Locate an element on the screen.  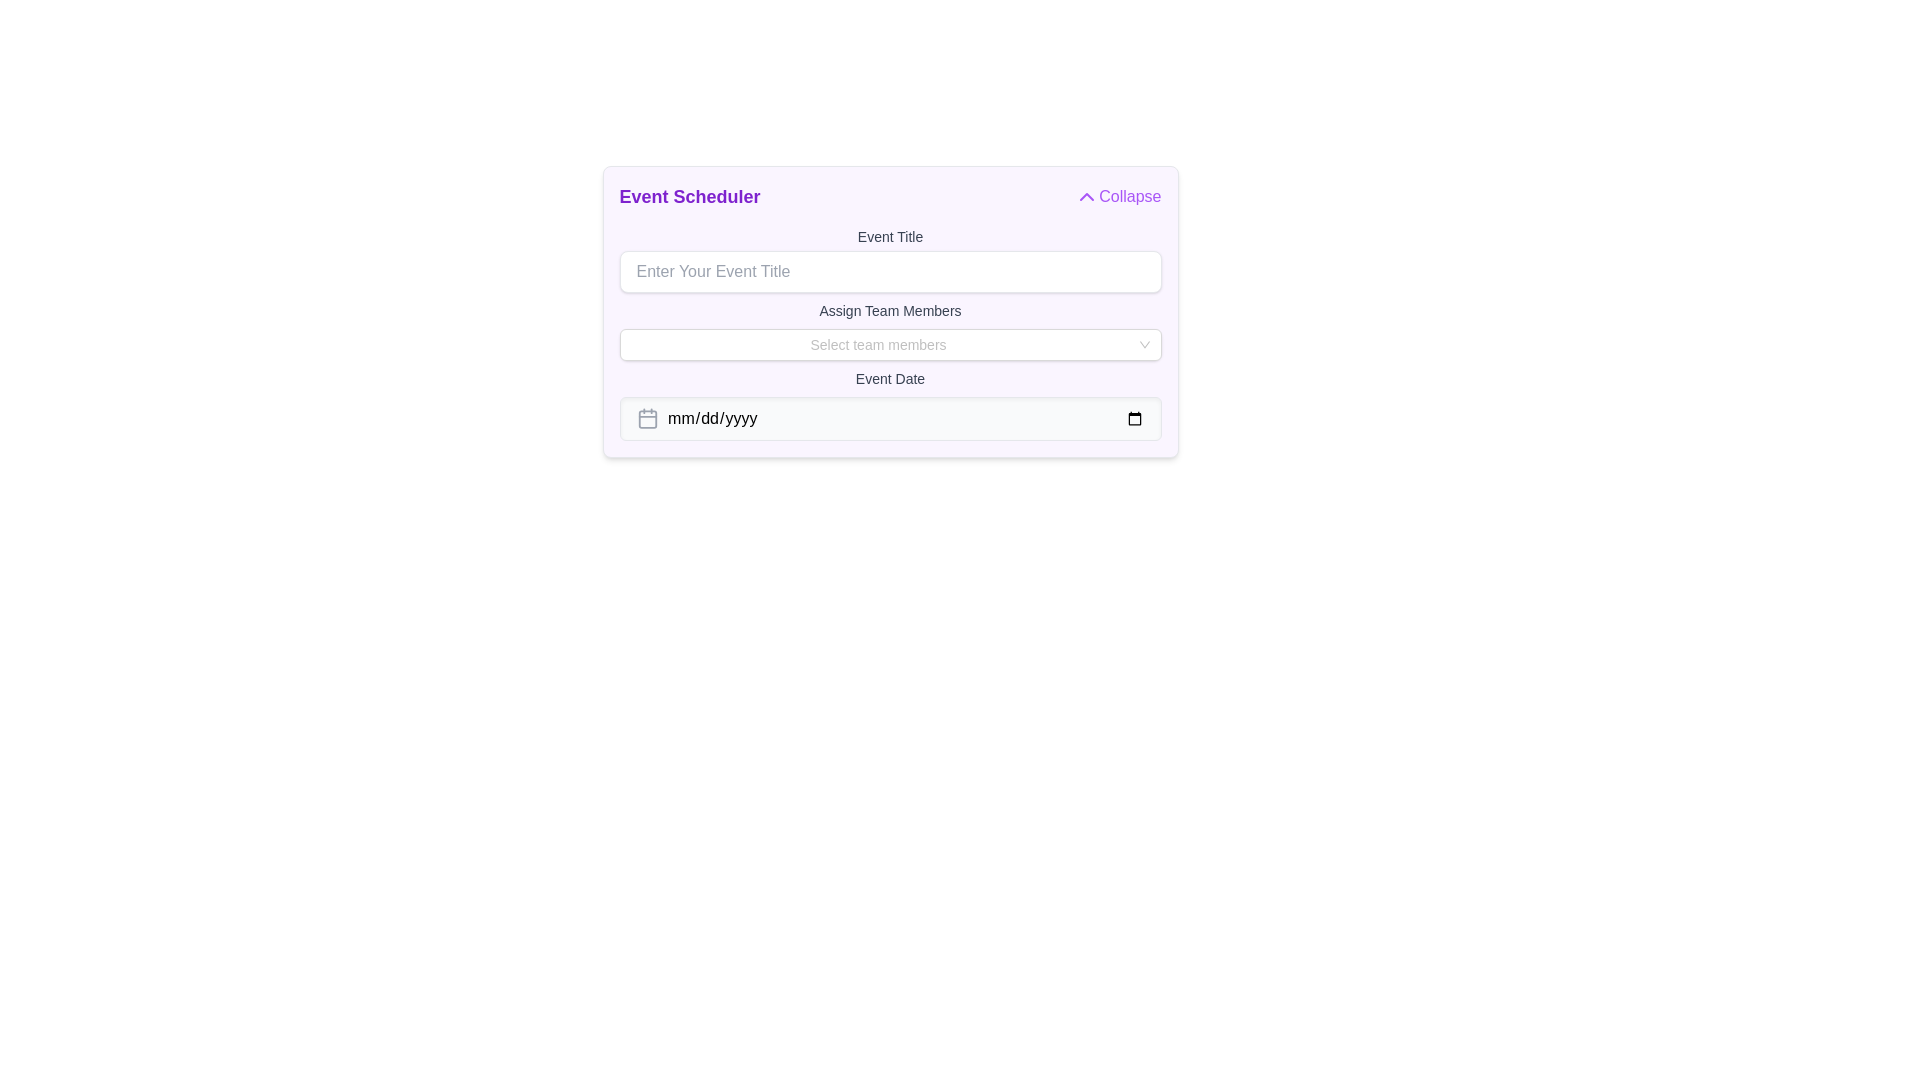
the placeholder text inside the dropdown menu for selecting team members, which prompts users to make a selection is located at coordinates (878, 343).